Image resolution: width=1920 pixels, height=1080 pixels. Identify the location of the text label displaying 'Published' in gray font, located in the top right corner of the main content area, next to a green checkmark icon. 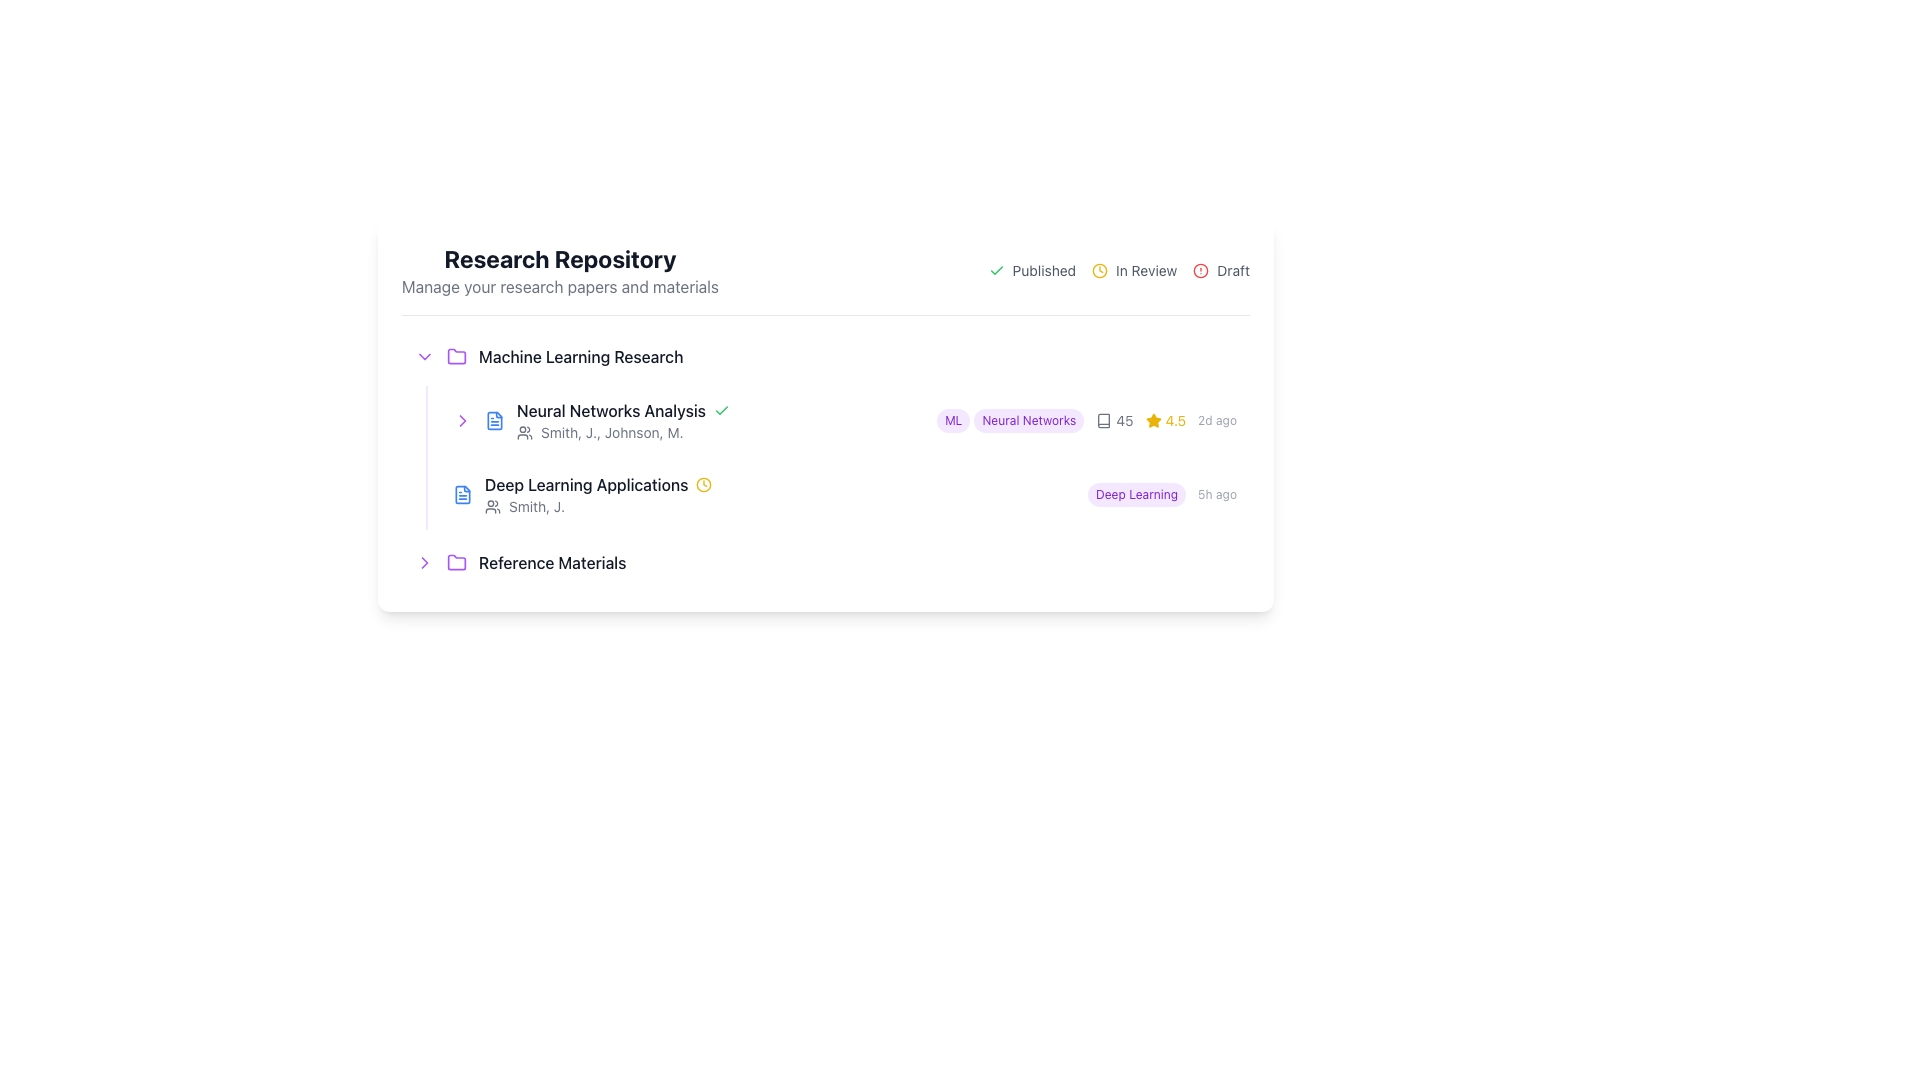
(1043, 270).